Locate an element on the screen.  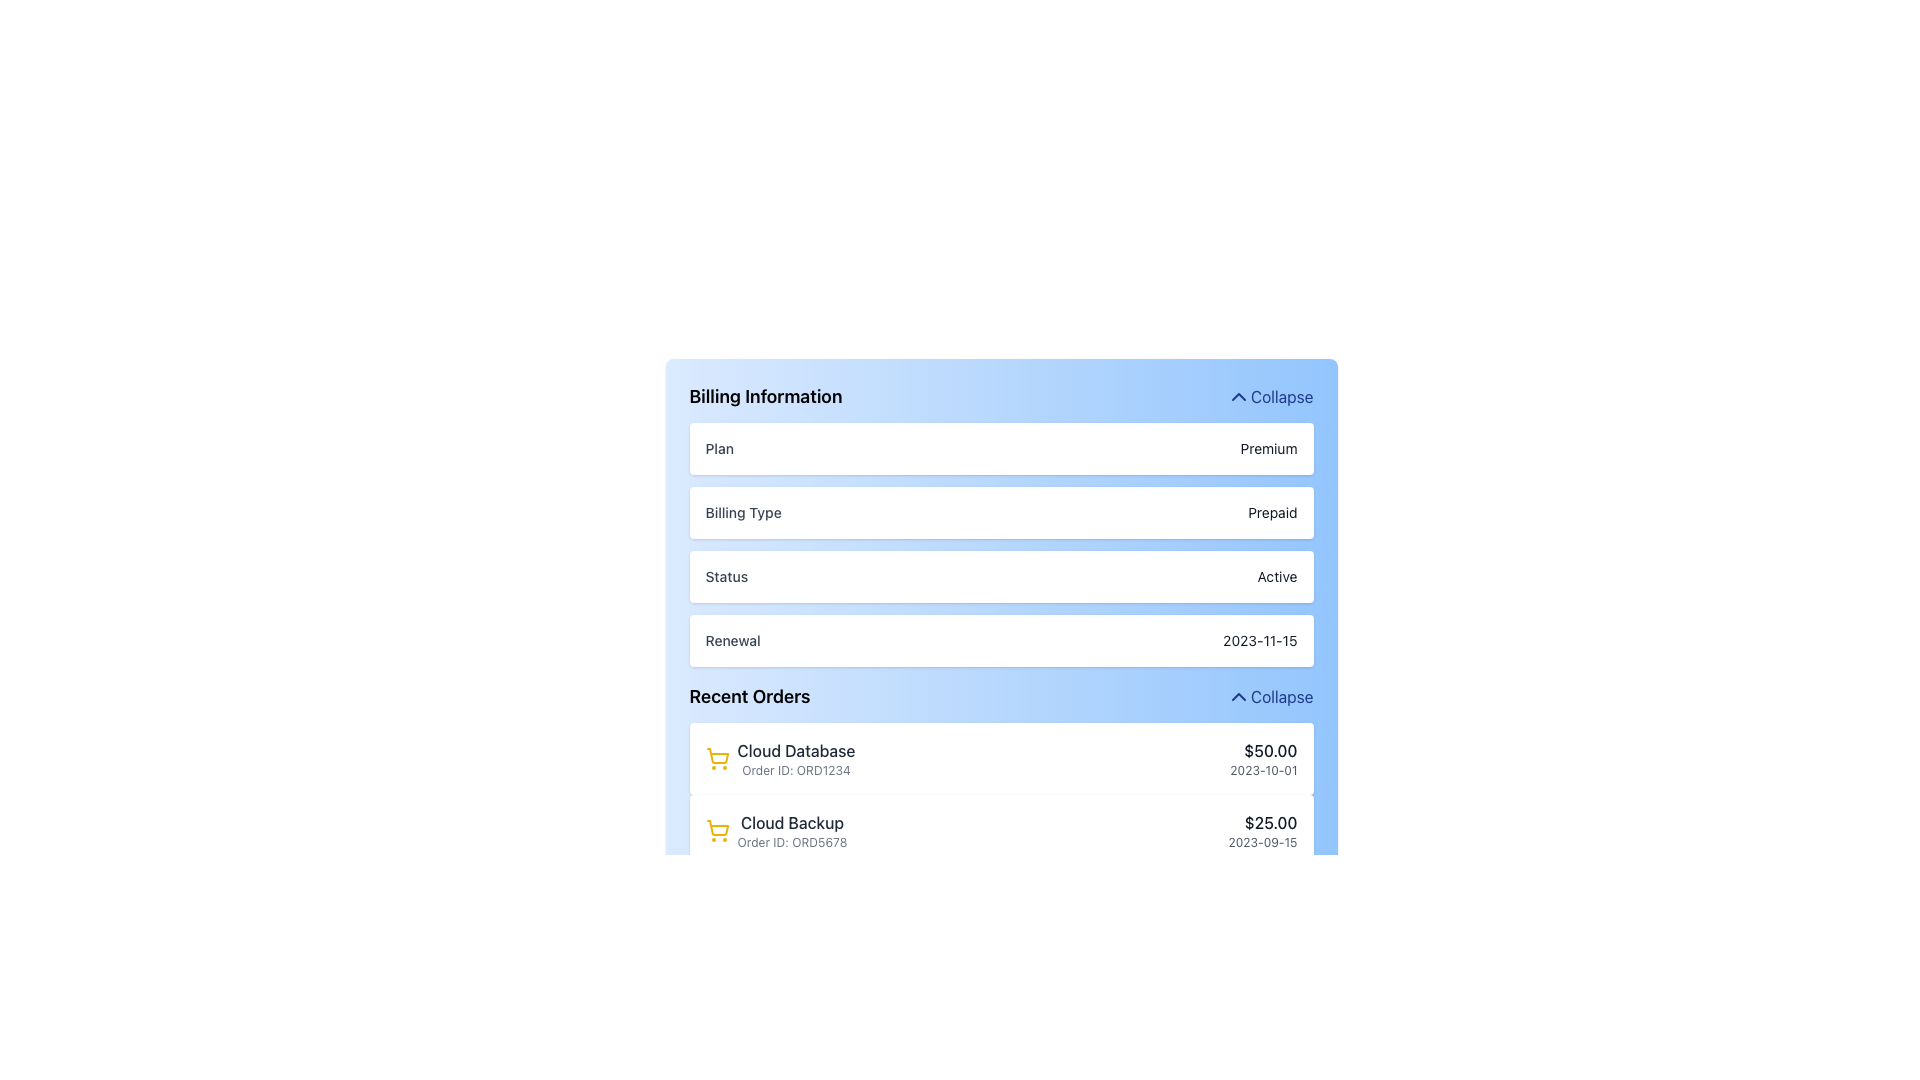
the 'Billing Type' display area in the 'Billing Information' section that shows 'Prepaid', which is the second element in the layout between 'Plan' and 'Status' is located at coordinates (1001, 523).